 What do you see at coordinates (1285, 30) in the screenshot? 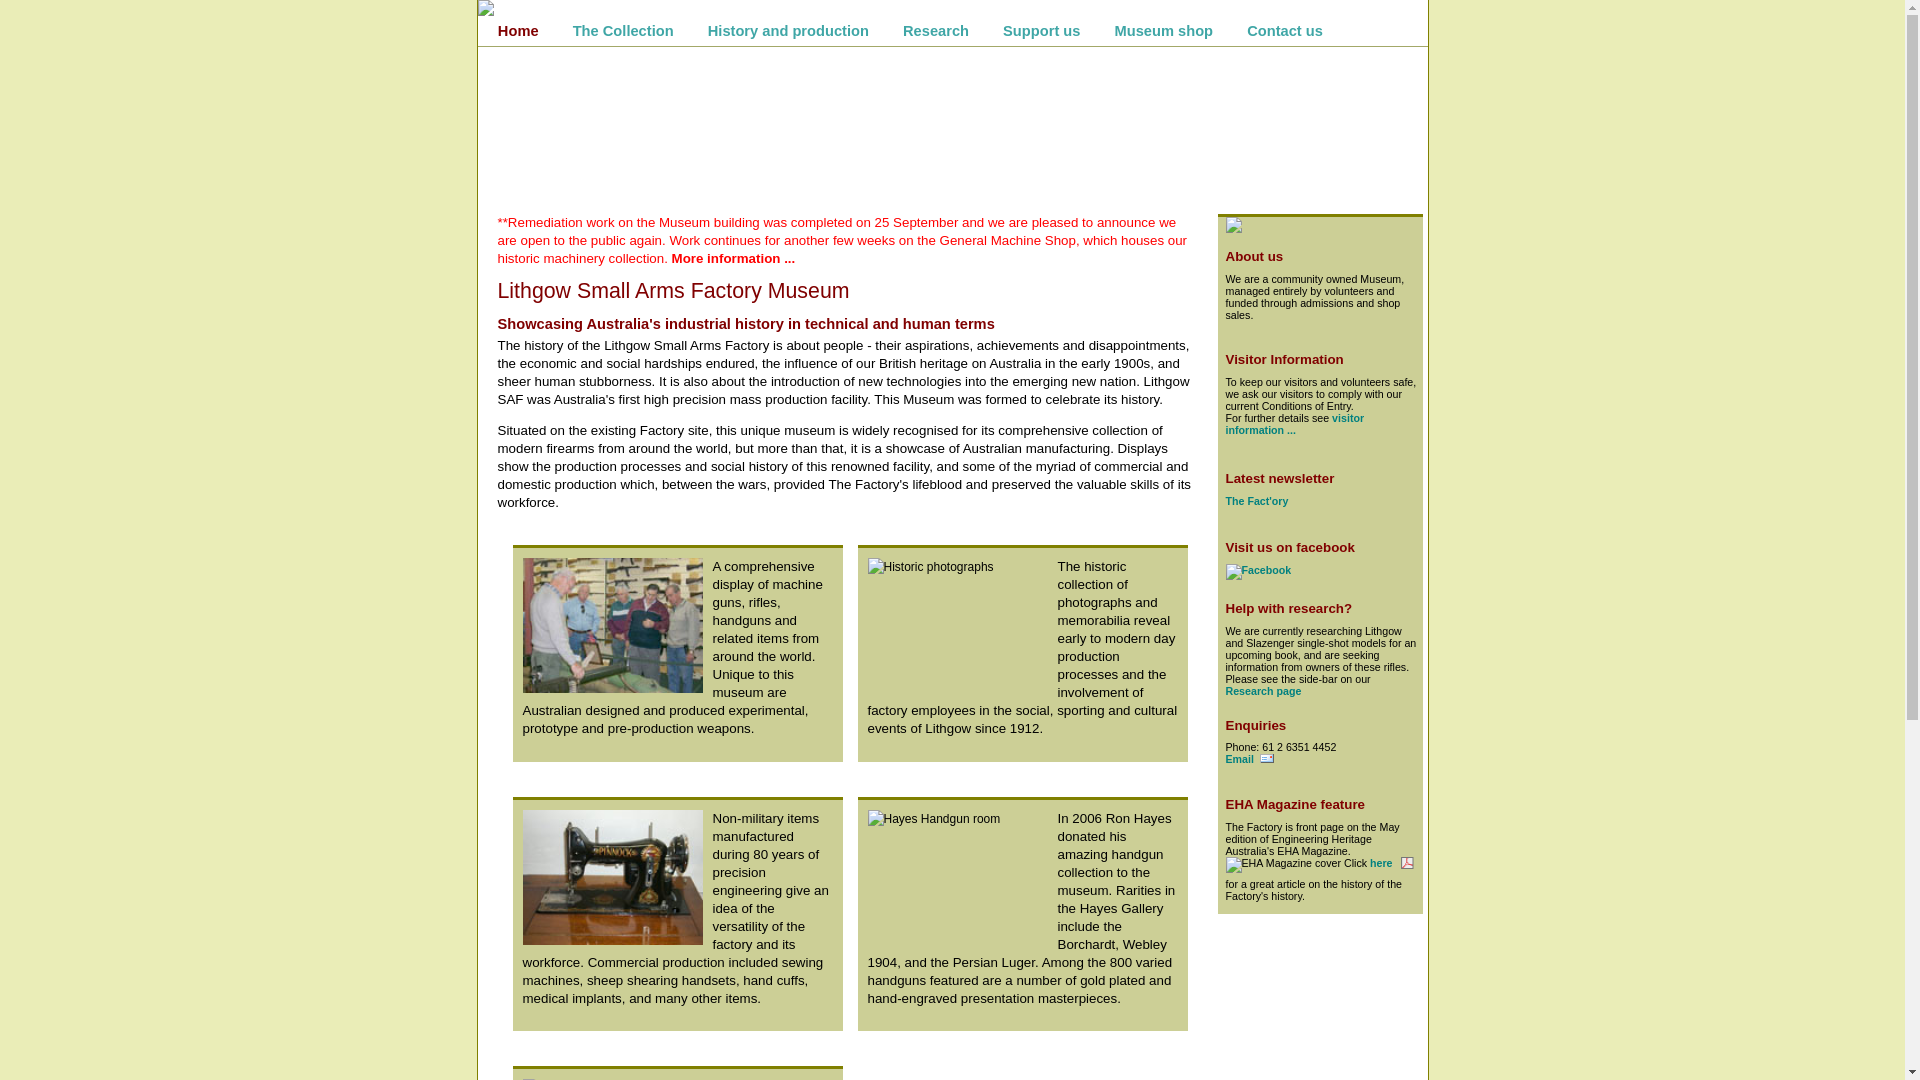
I see `'Contact us'` at bounding box center [1285, 30].